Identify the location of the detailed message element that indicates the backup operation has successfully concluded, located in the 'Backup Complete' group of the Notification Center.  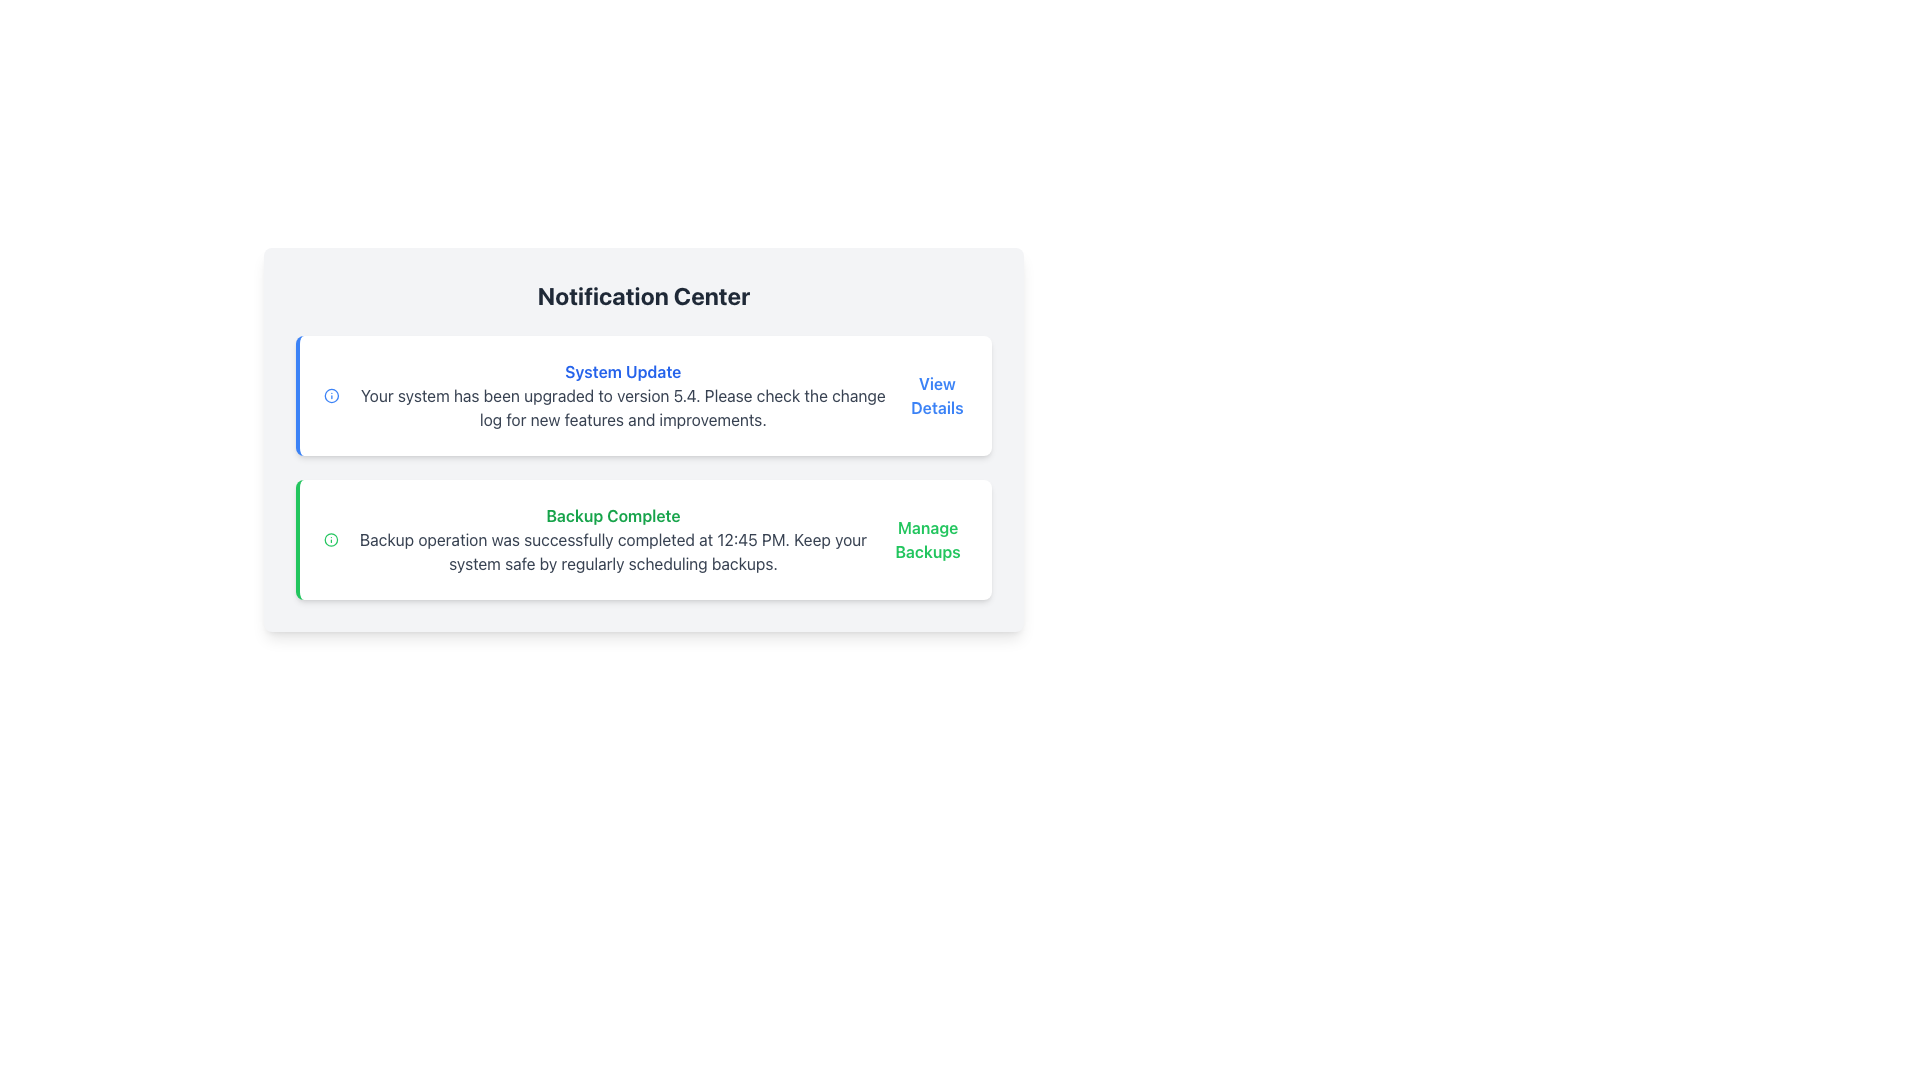
(612, 551).